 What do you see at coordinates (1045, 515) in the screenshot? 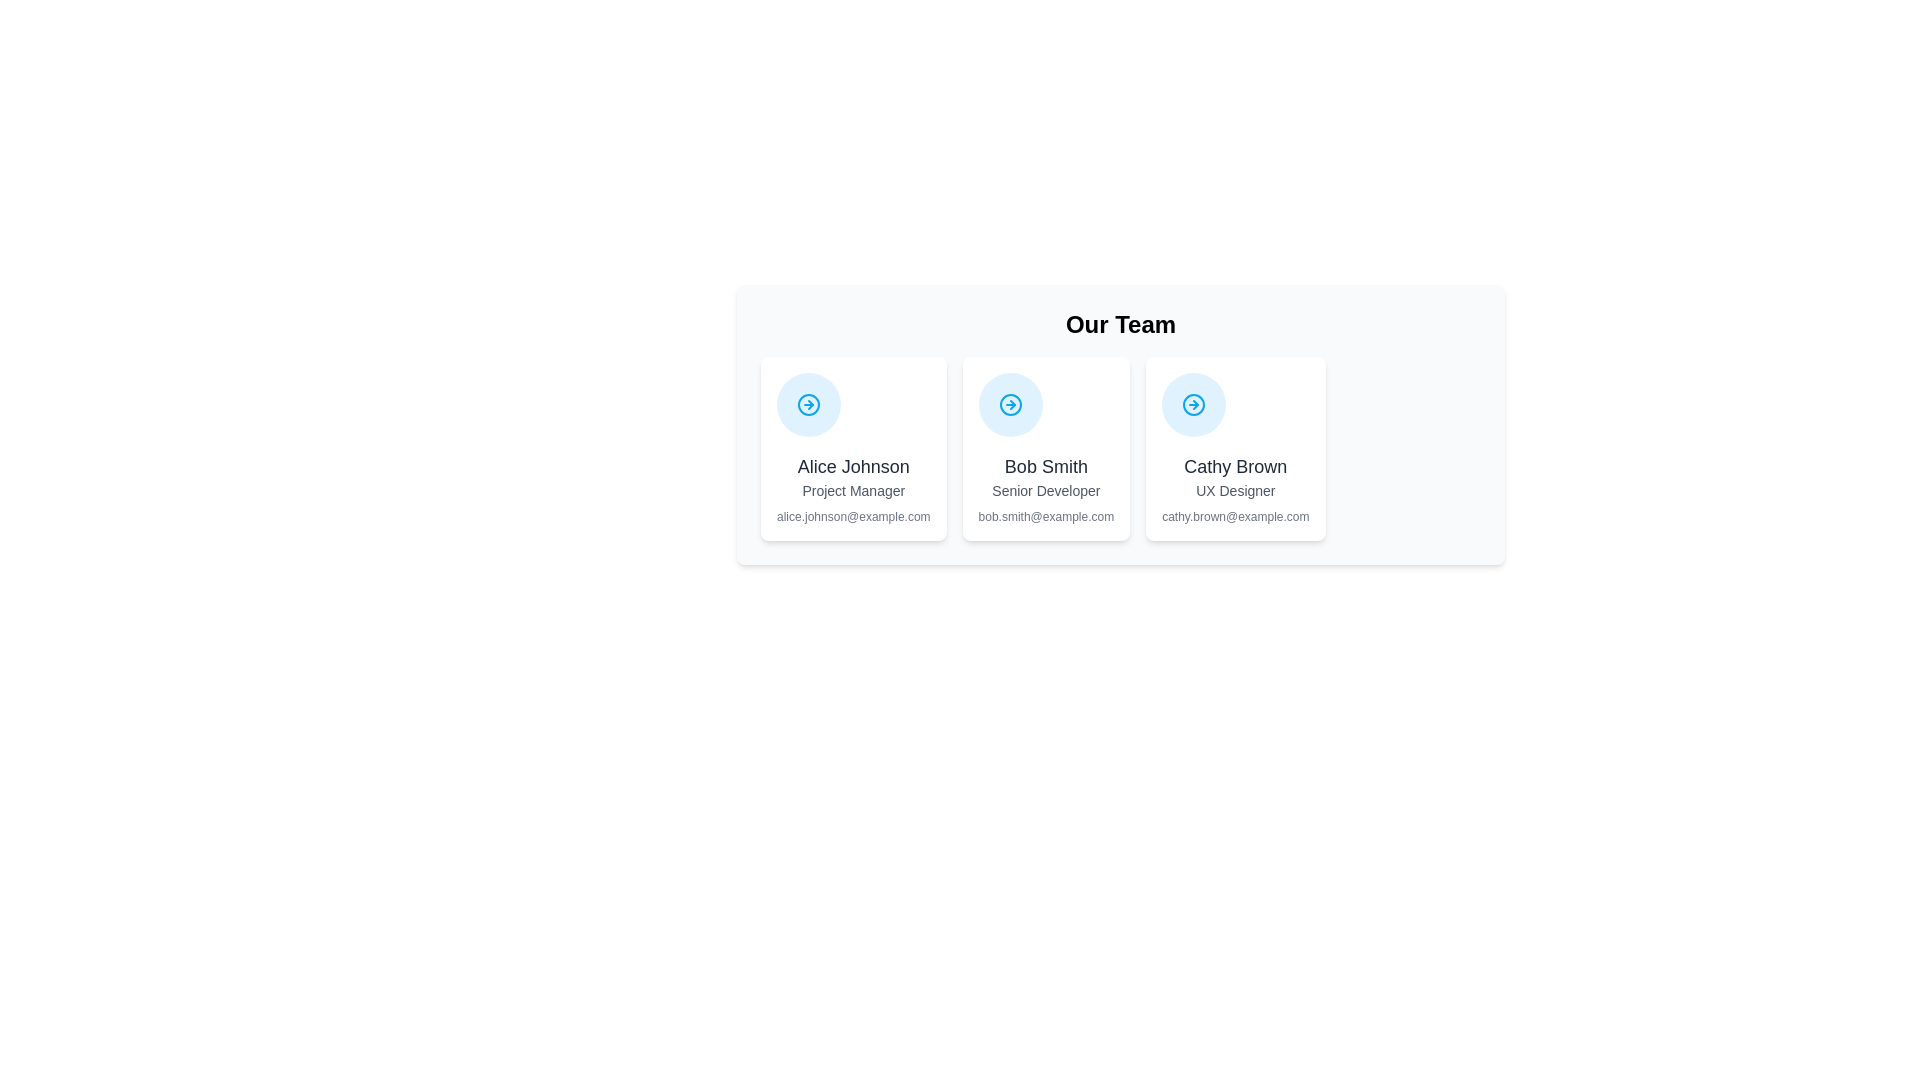
I see `the email address of 'Bob Smith' displayed in the text label for copying` at bounding box center [1045, 515].